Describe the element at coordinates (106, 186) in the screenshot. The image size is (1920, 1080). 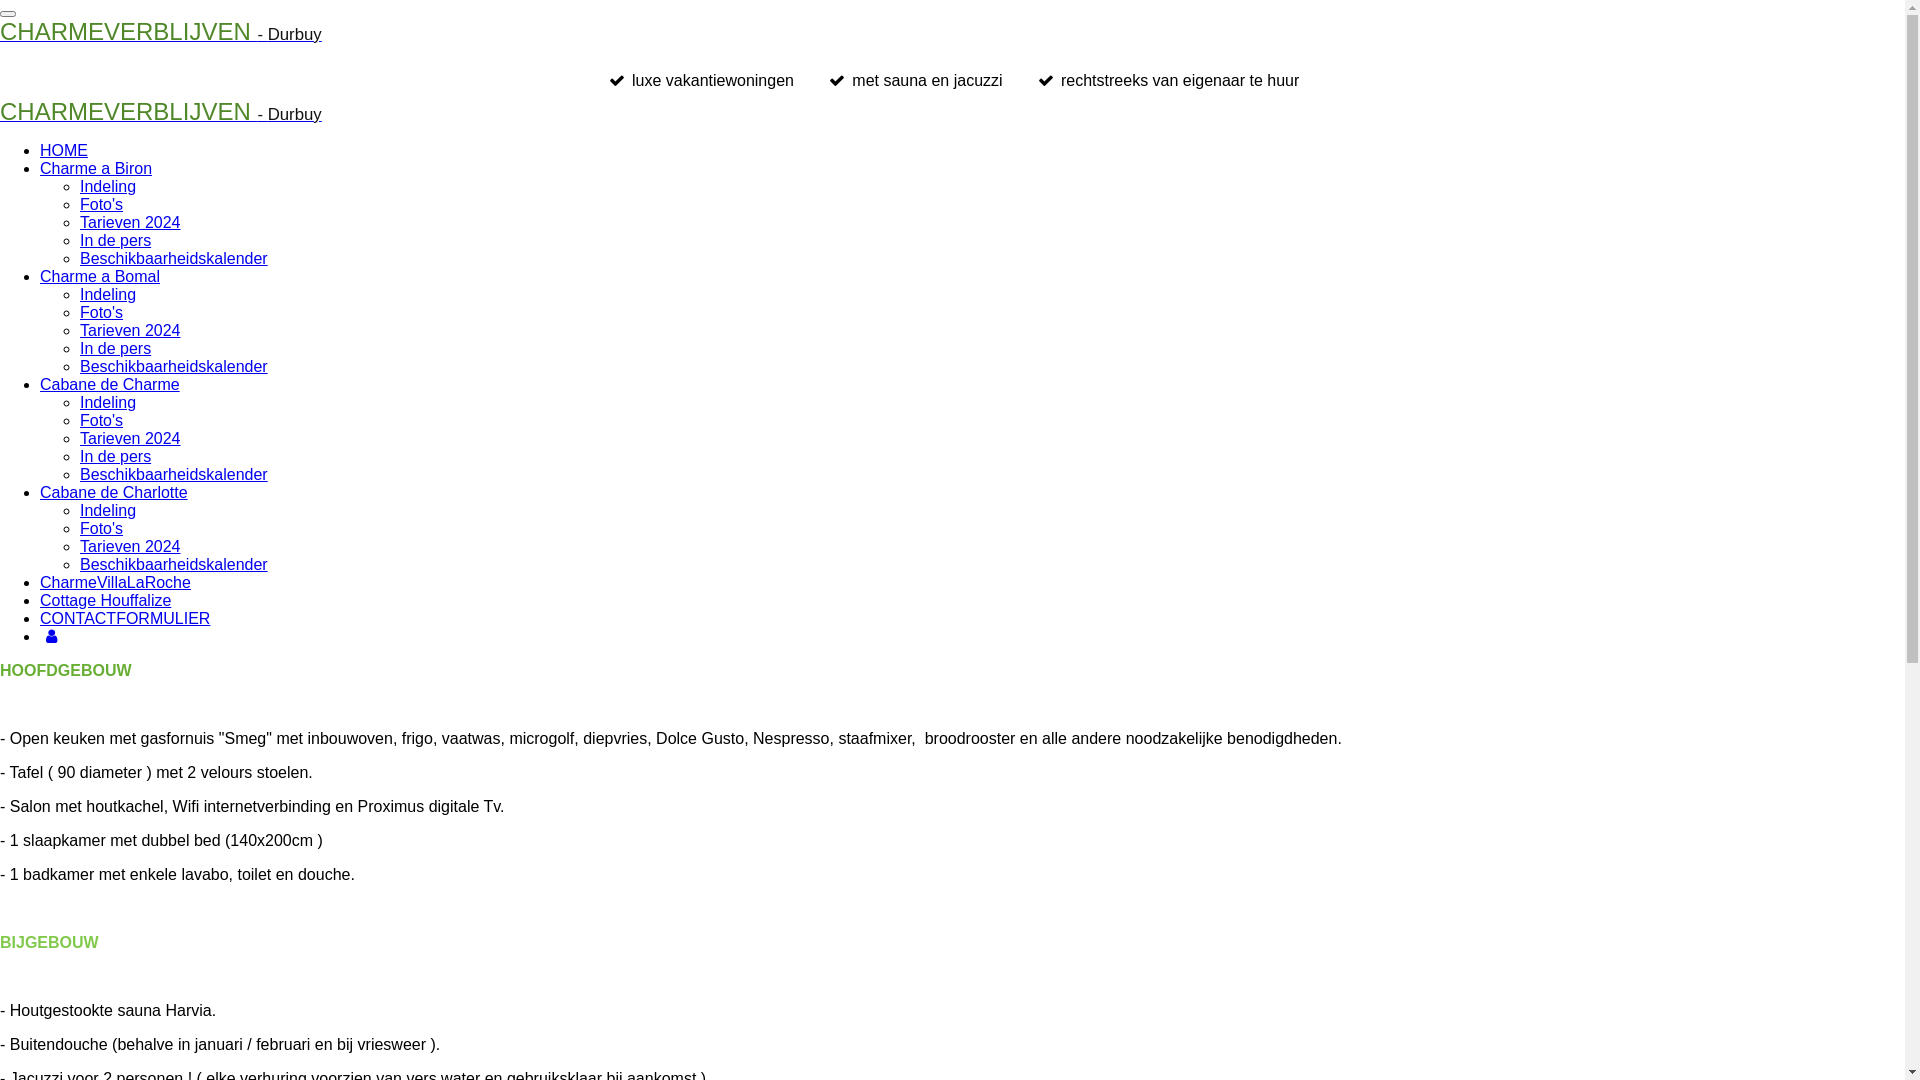
I see `'Indeling'` at that location.